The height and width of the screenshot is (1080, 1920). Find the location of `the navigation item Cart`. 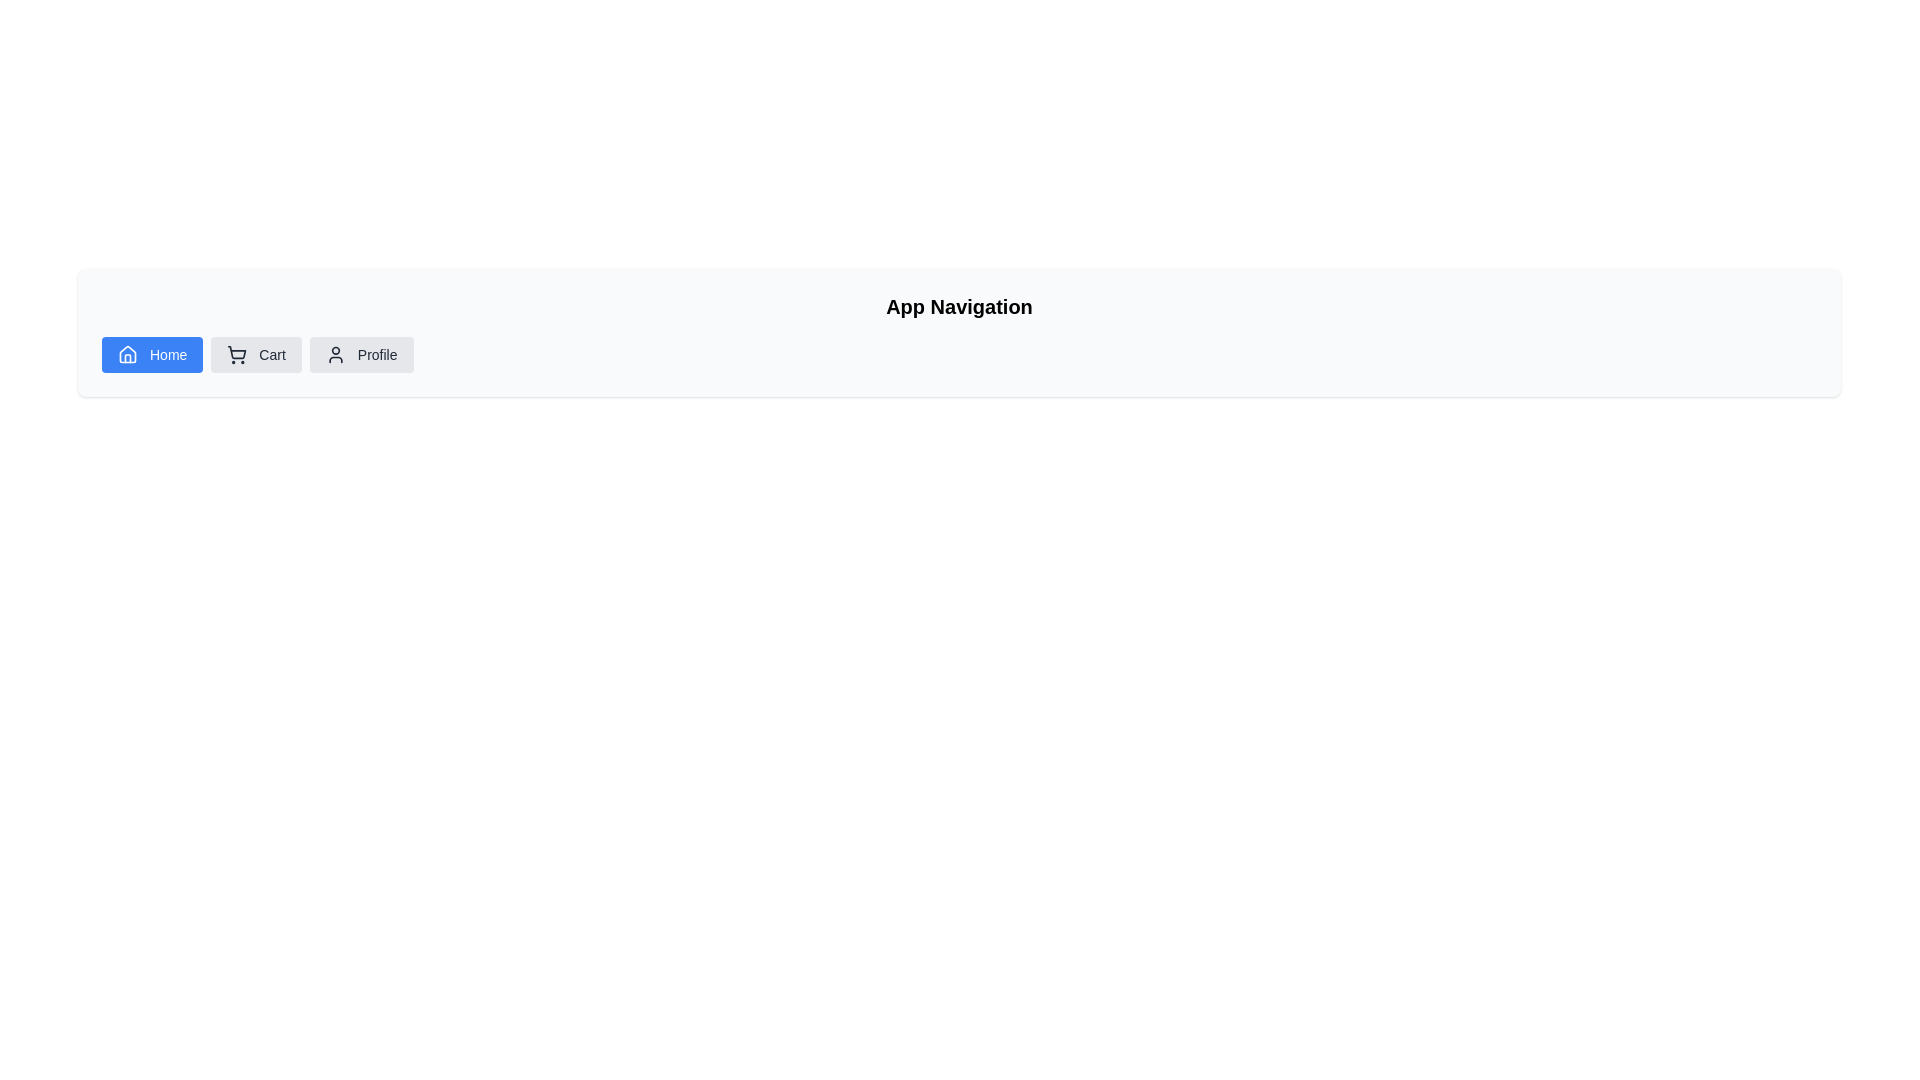

the navigation item Cart is located at coordinates (255, 353).